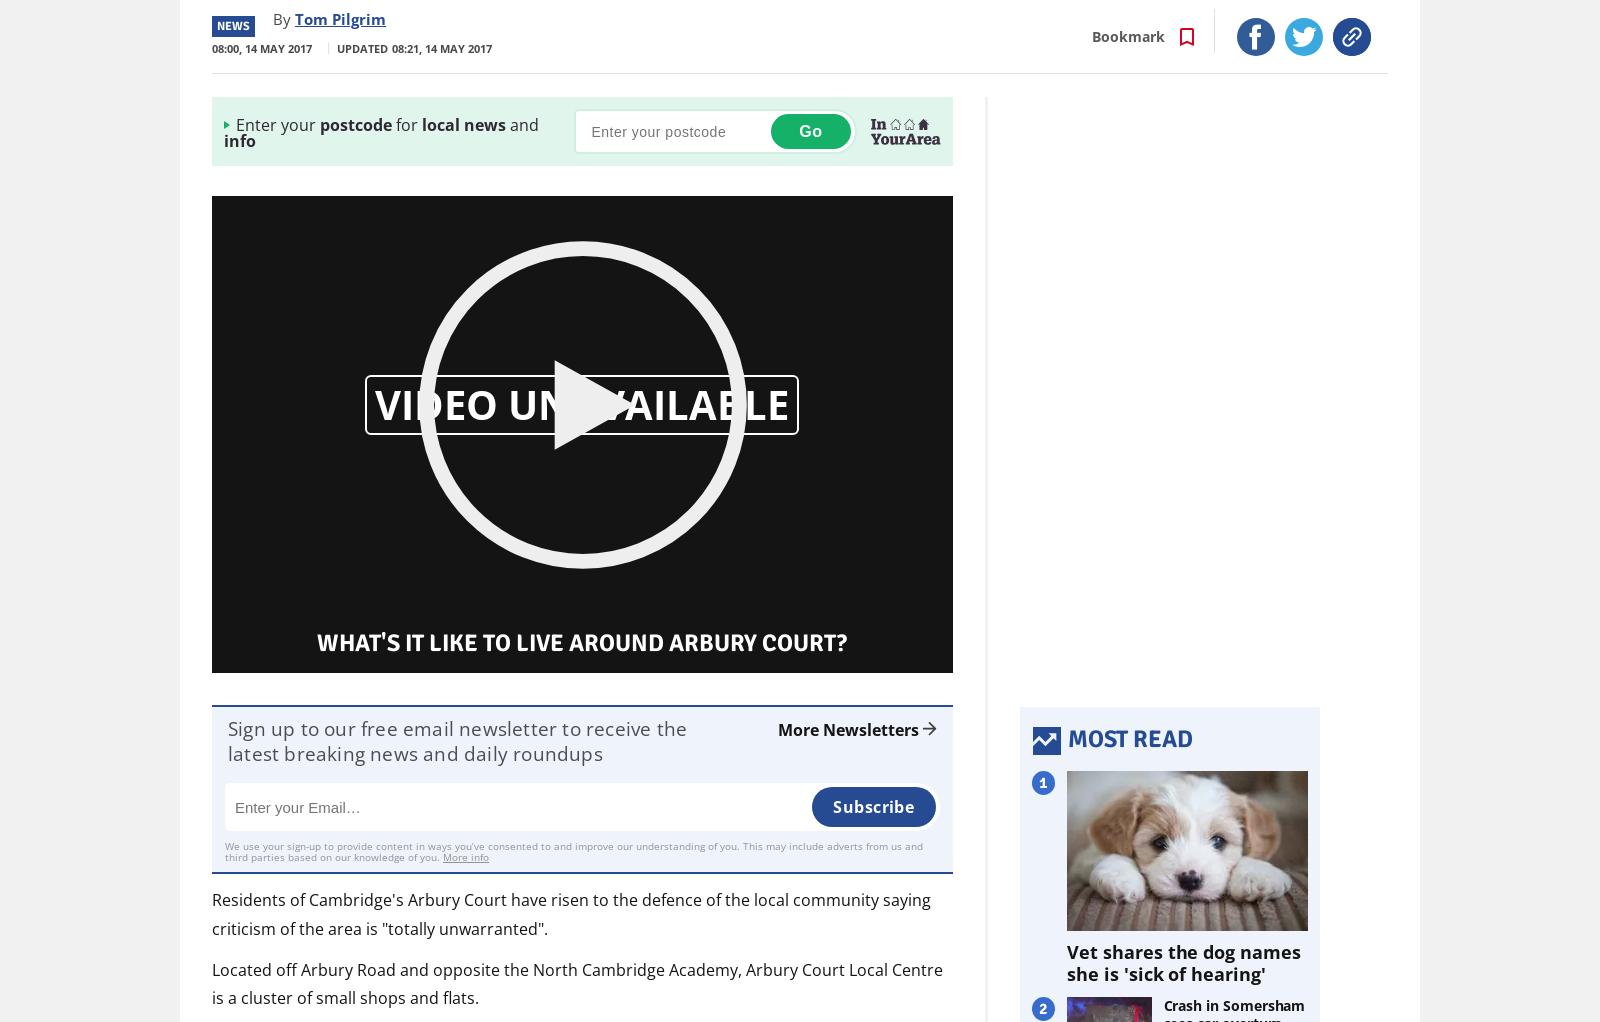 This screenshot has height=1022, width=1600. Describe the element at coordinates (1042, 1007) in the screenshot. I see `'2'` at that location.